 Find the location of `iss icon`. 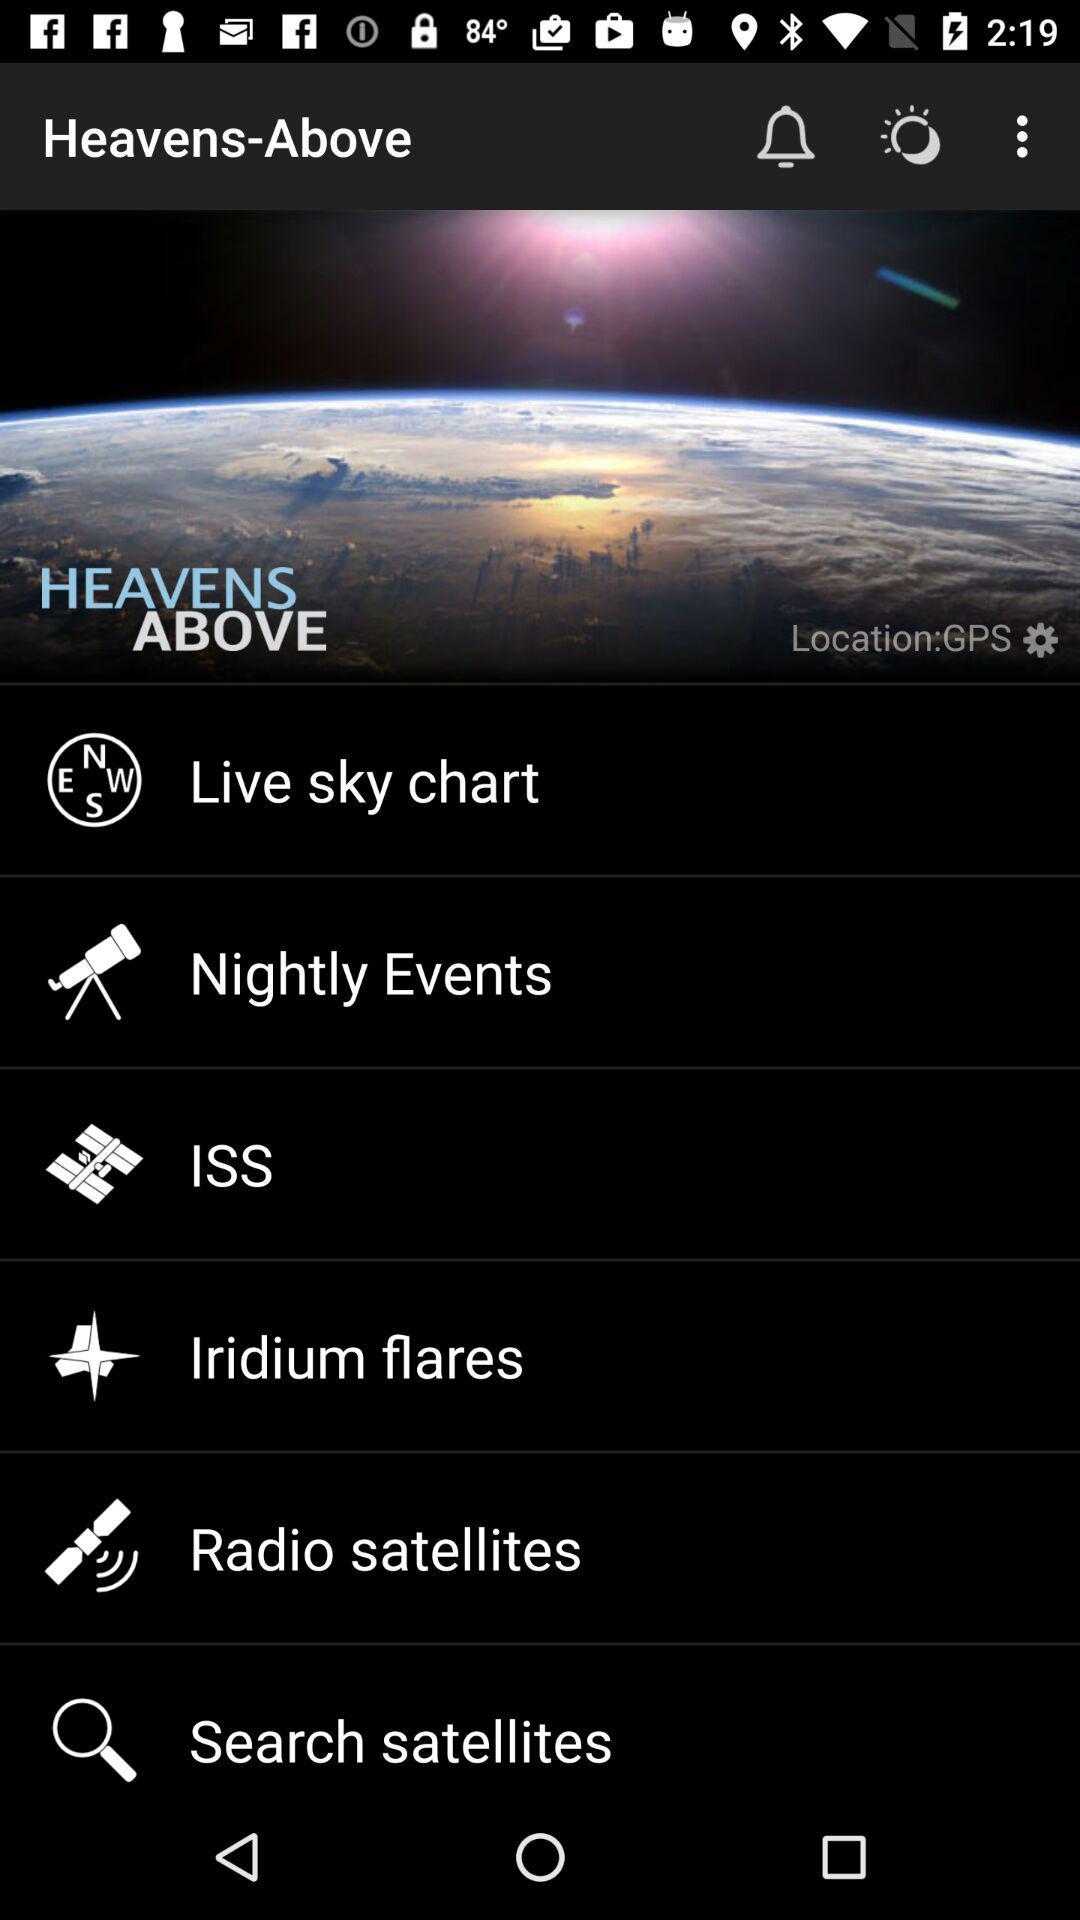

iss icon is located at coordinates (540, 1164).